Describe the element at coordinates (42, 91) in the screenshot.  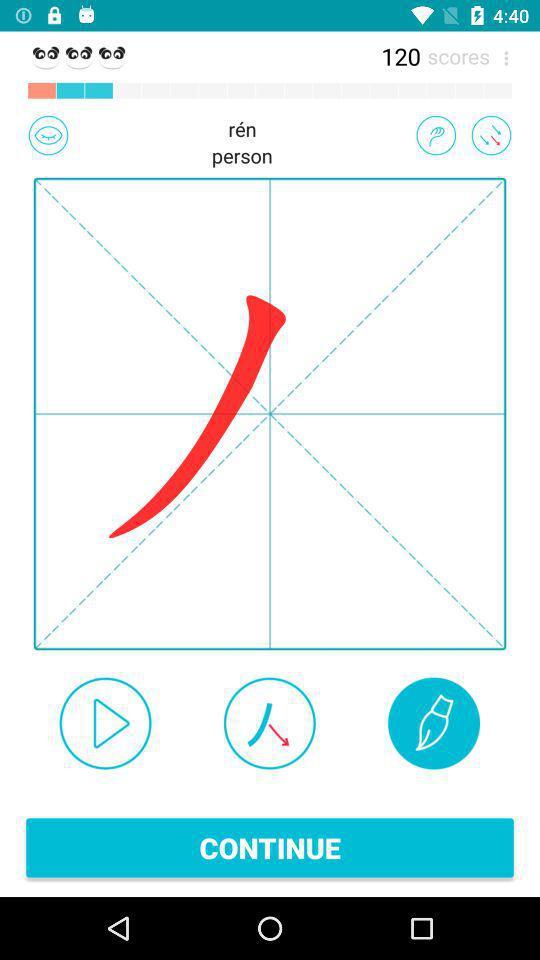
I see `a red bar which is on the top left corner of the page` at that location.